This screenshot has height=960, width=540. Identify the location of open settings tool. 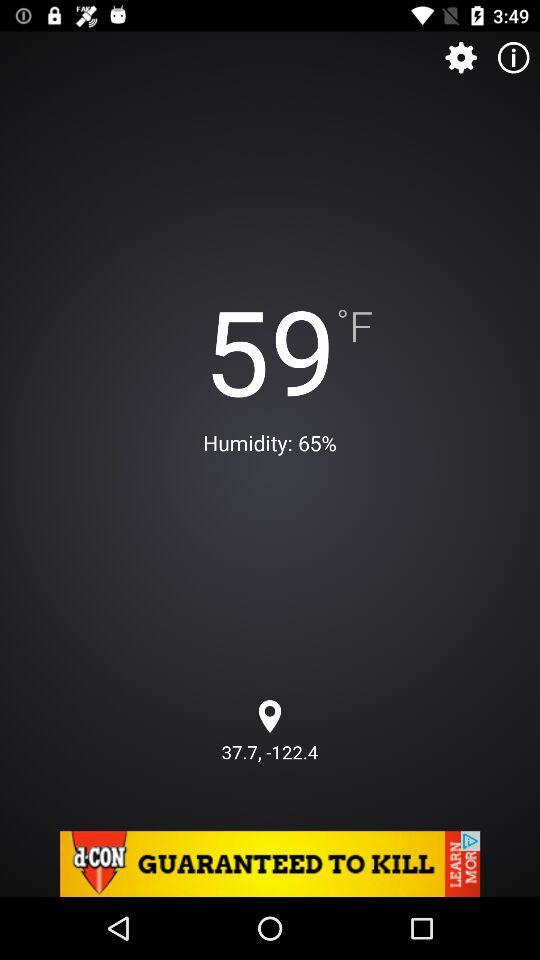
(461, 56).